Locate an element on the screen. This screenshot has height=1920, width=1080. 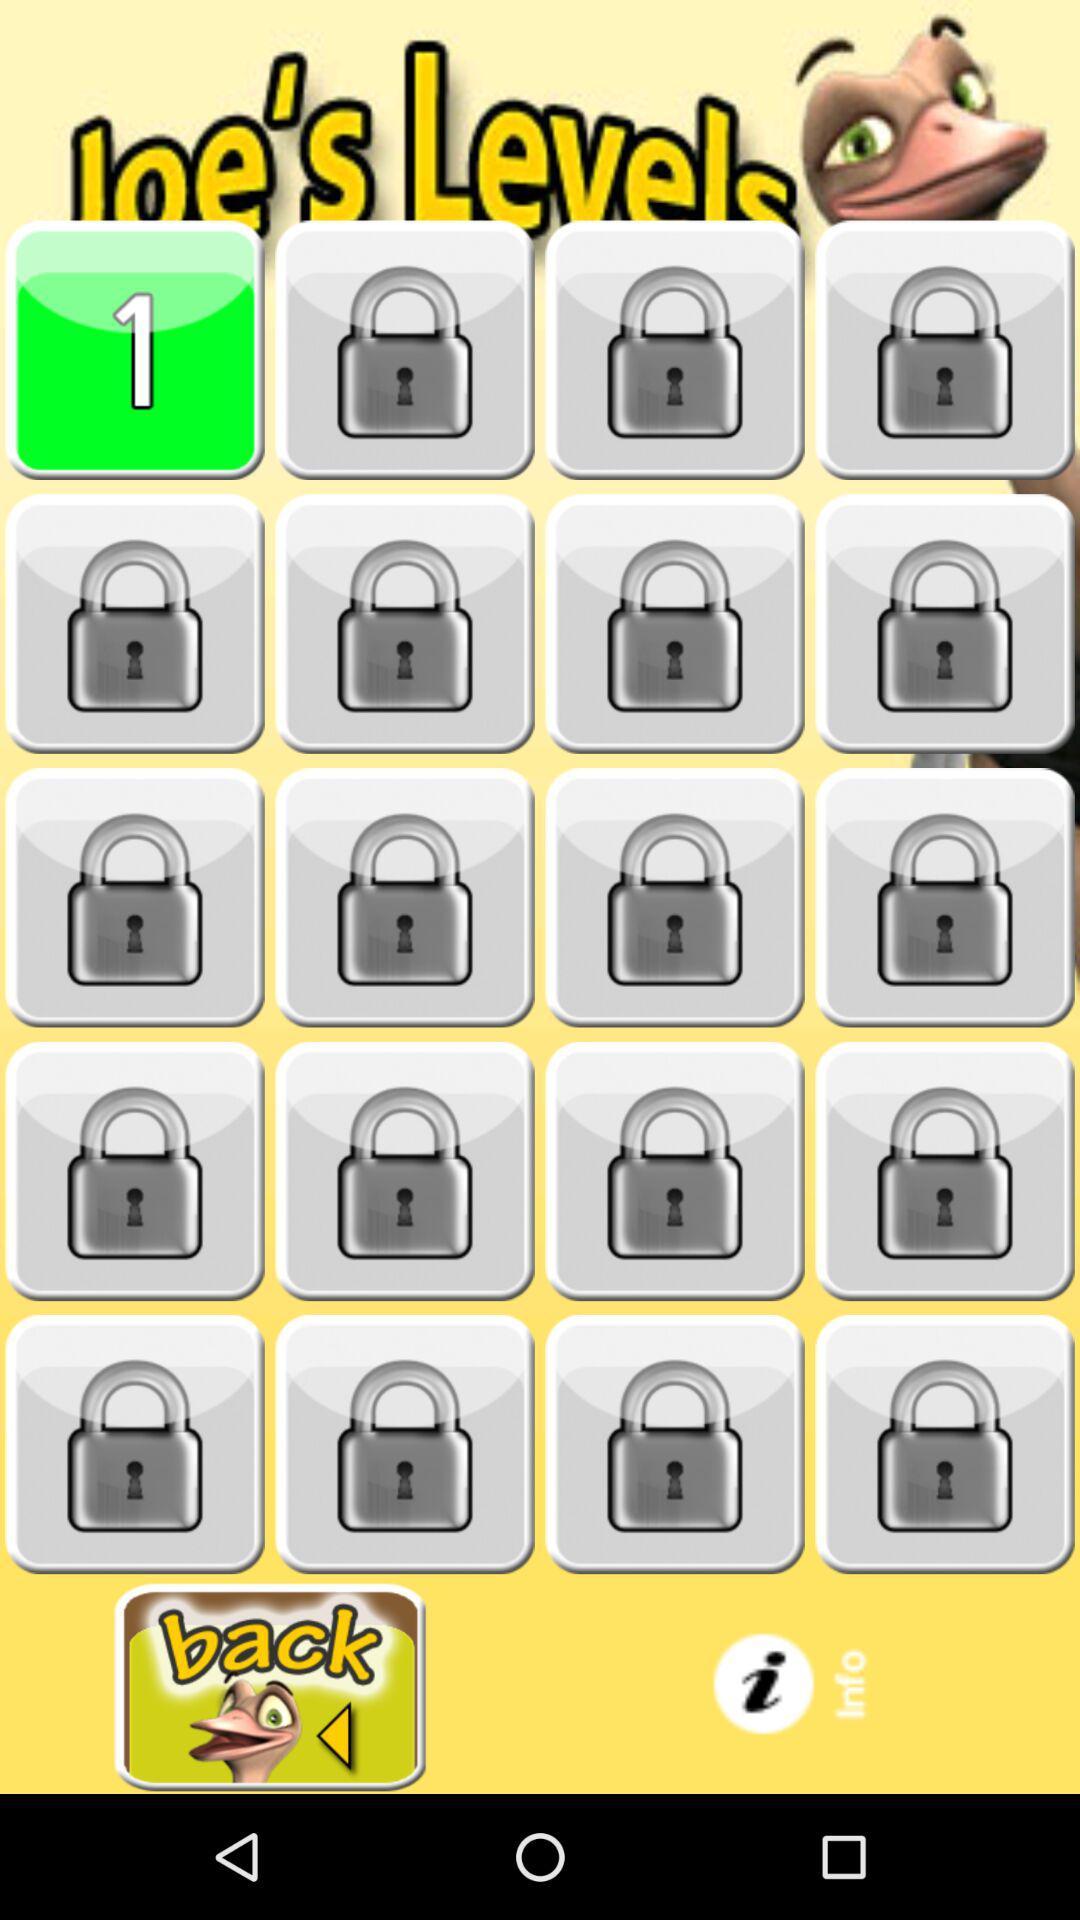
locked level is located at coordinates (675, 1444).